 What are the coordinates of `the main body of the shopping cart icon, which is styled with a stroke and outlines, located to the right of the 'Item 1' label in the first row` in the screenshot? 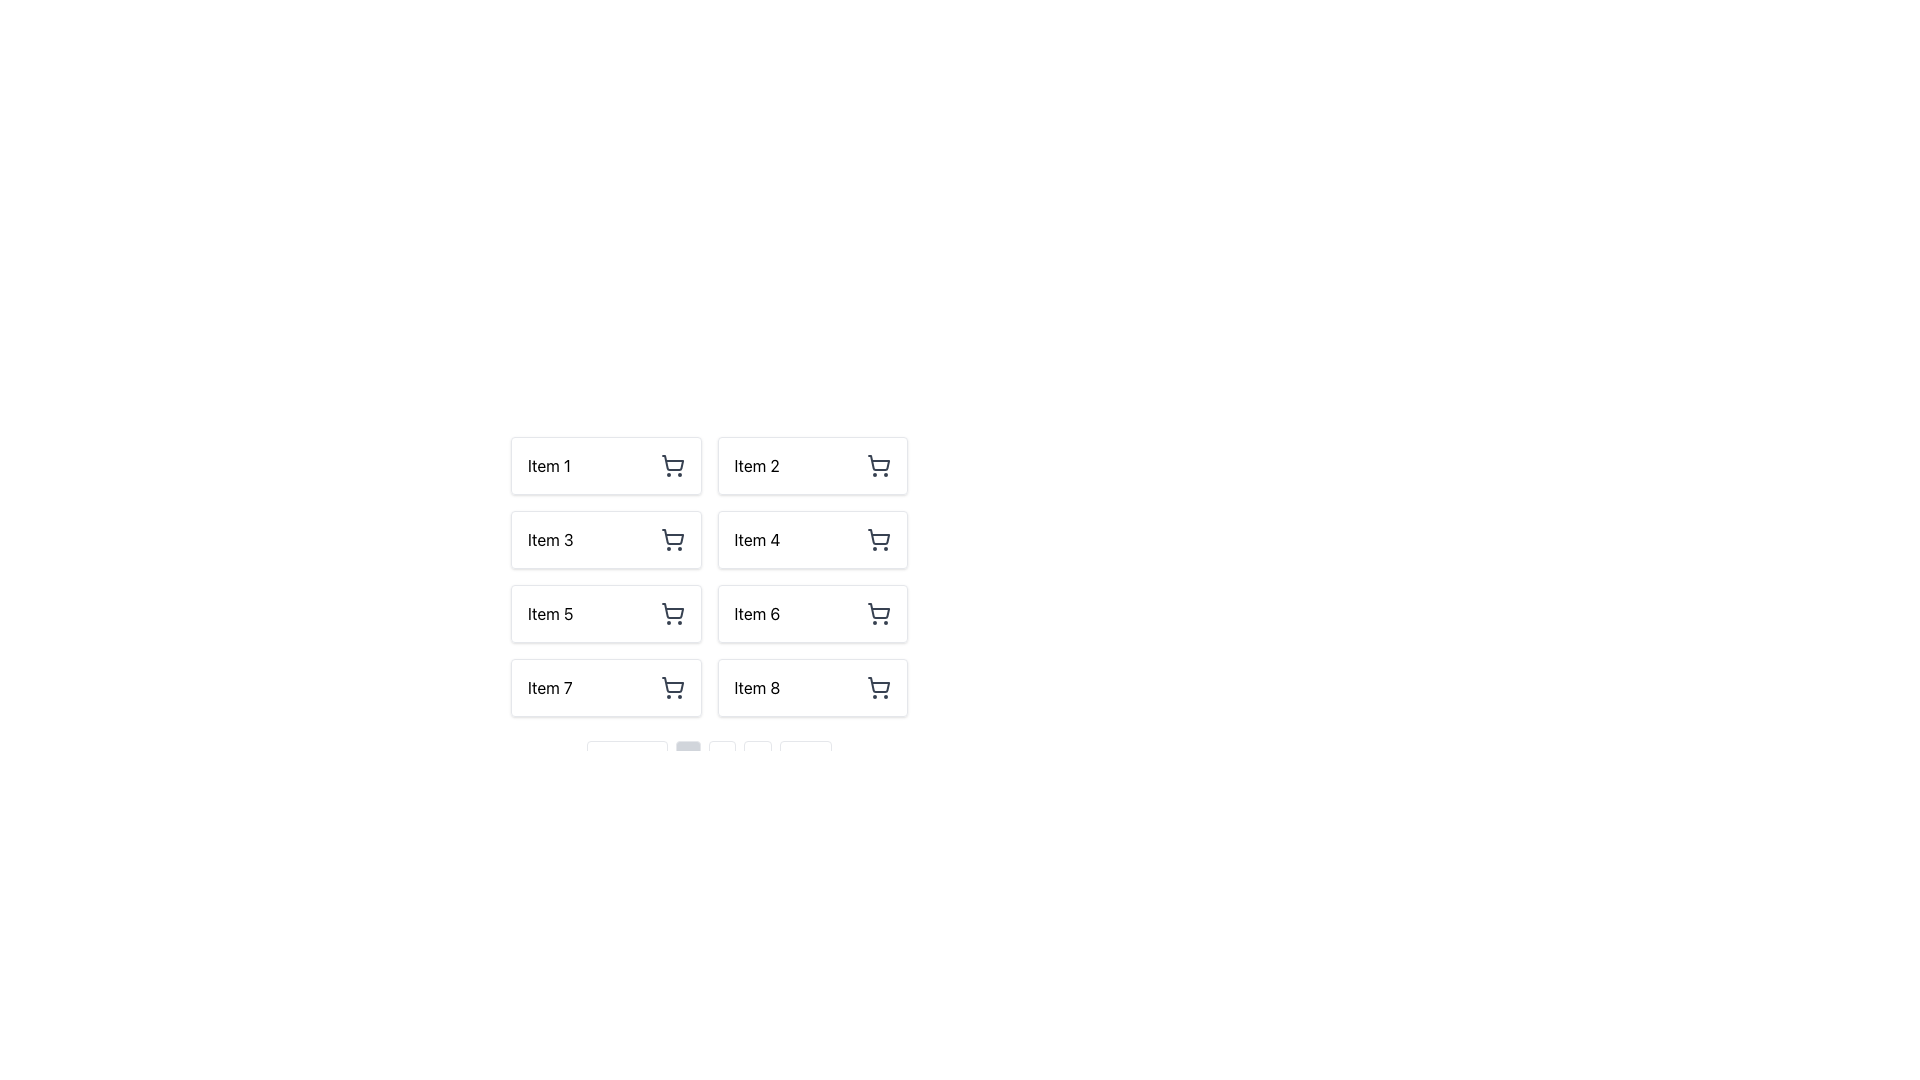 It's located at (672, 463).